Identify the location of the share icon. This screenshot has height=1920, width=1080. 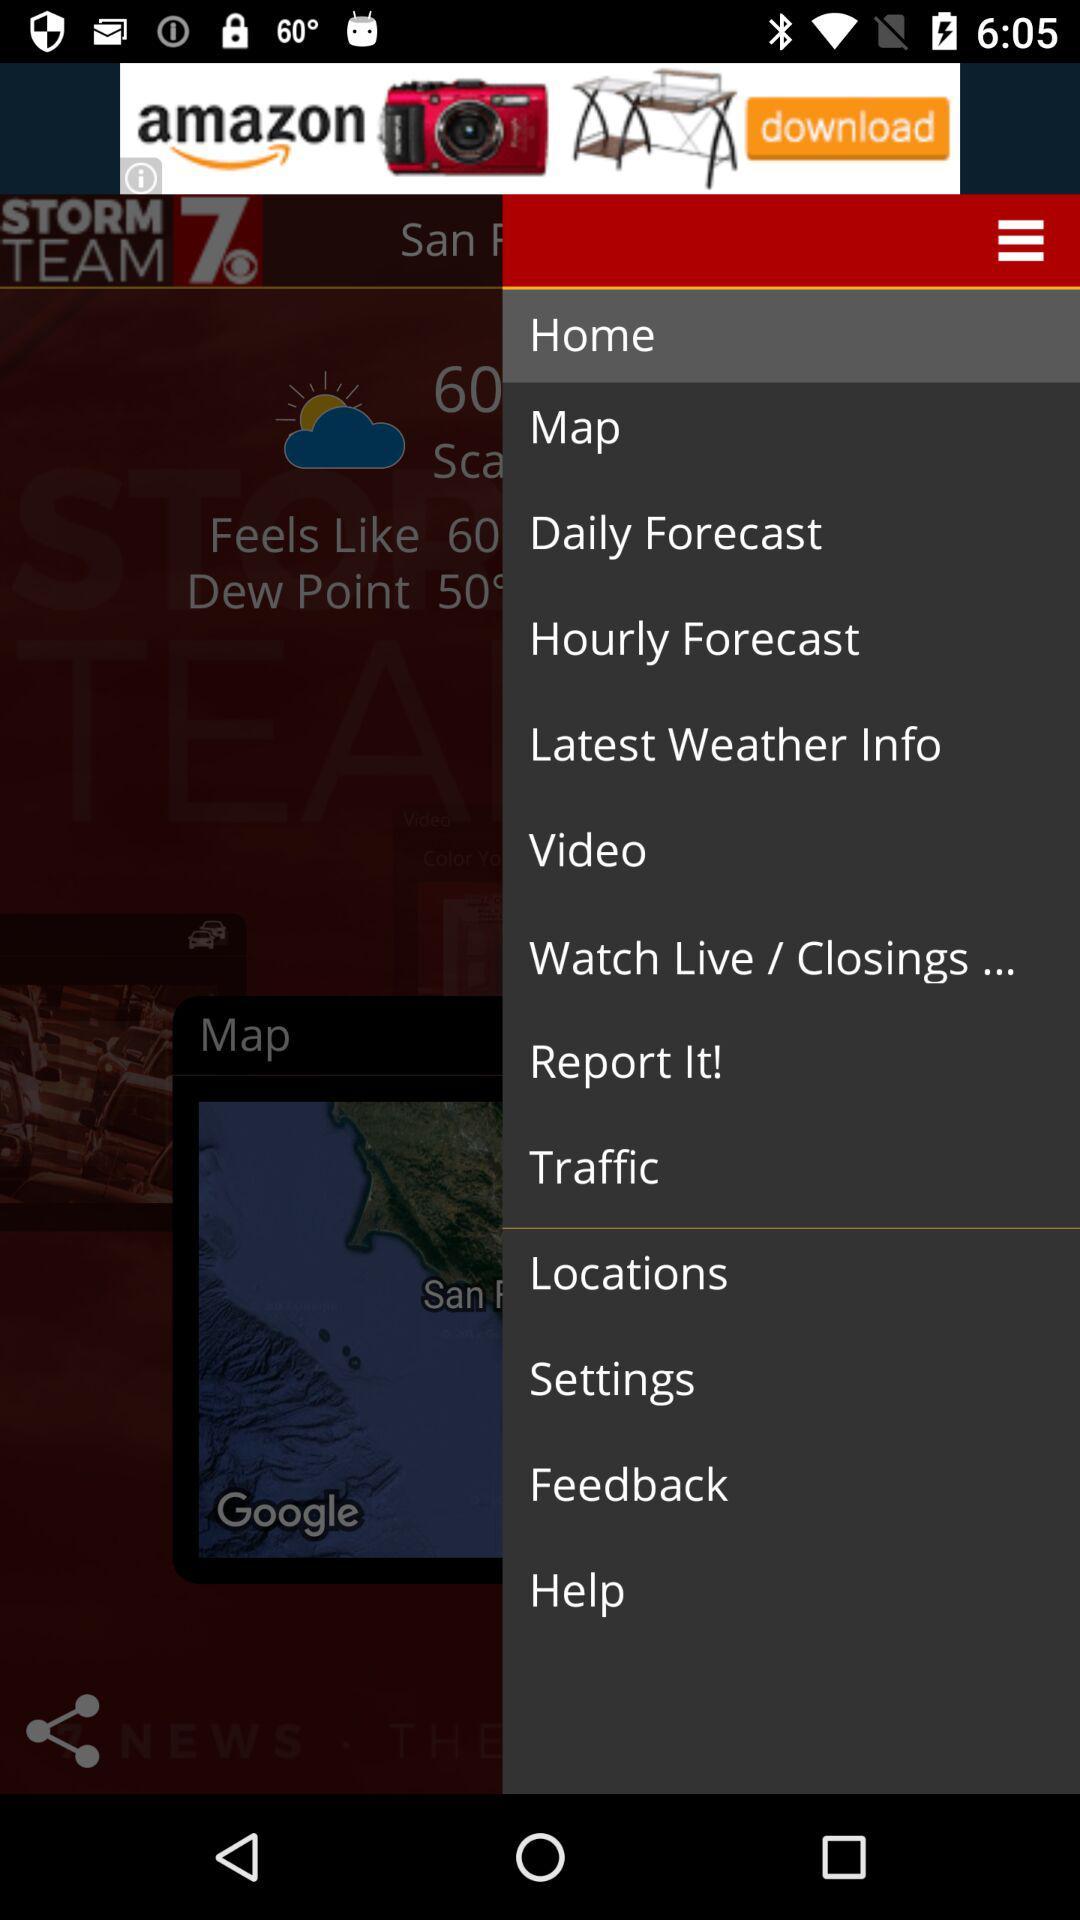
(61, 1730).